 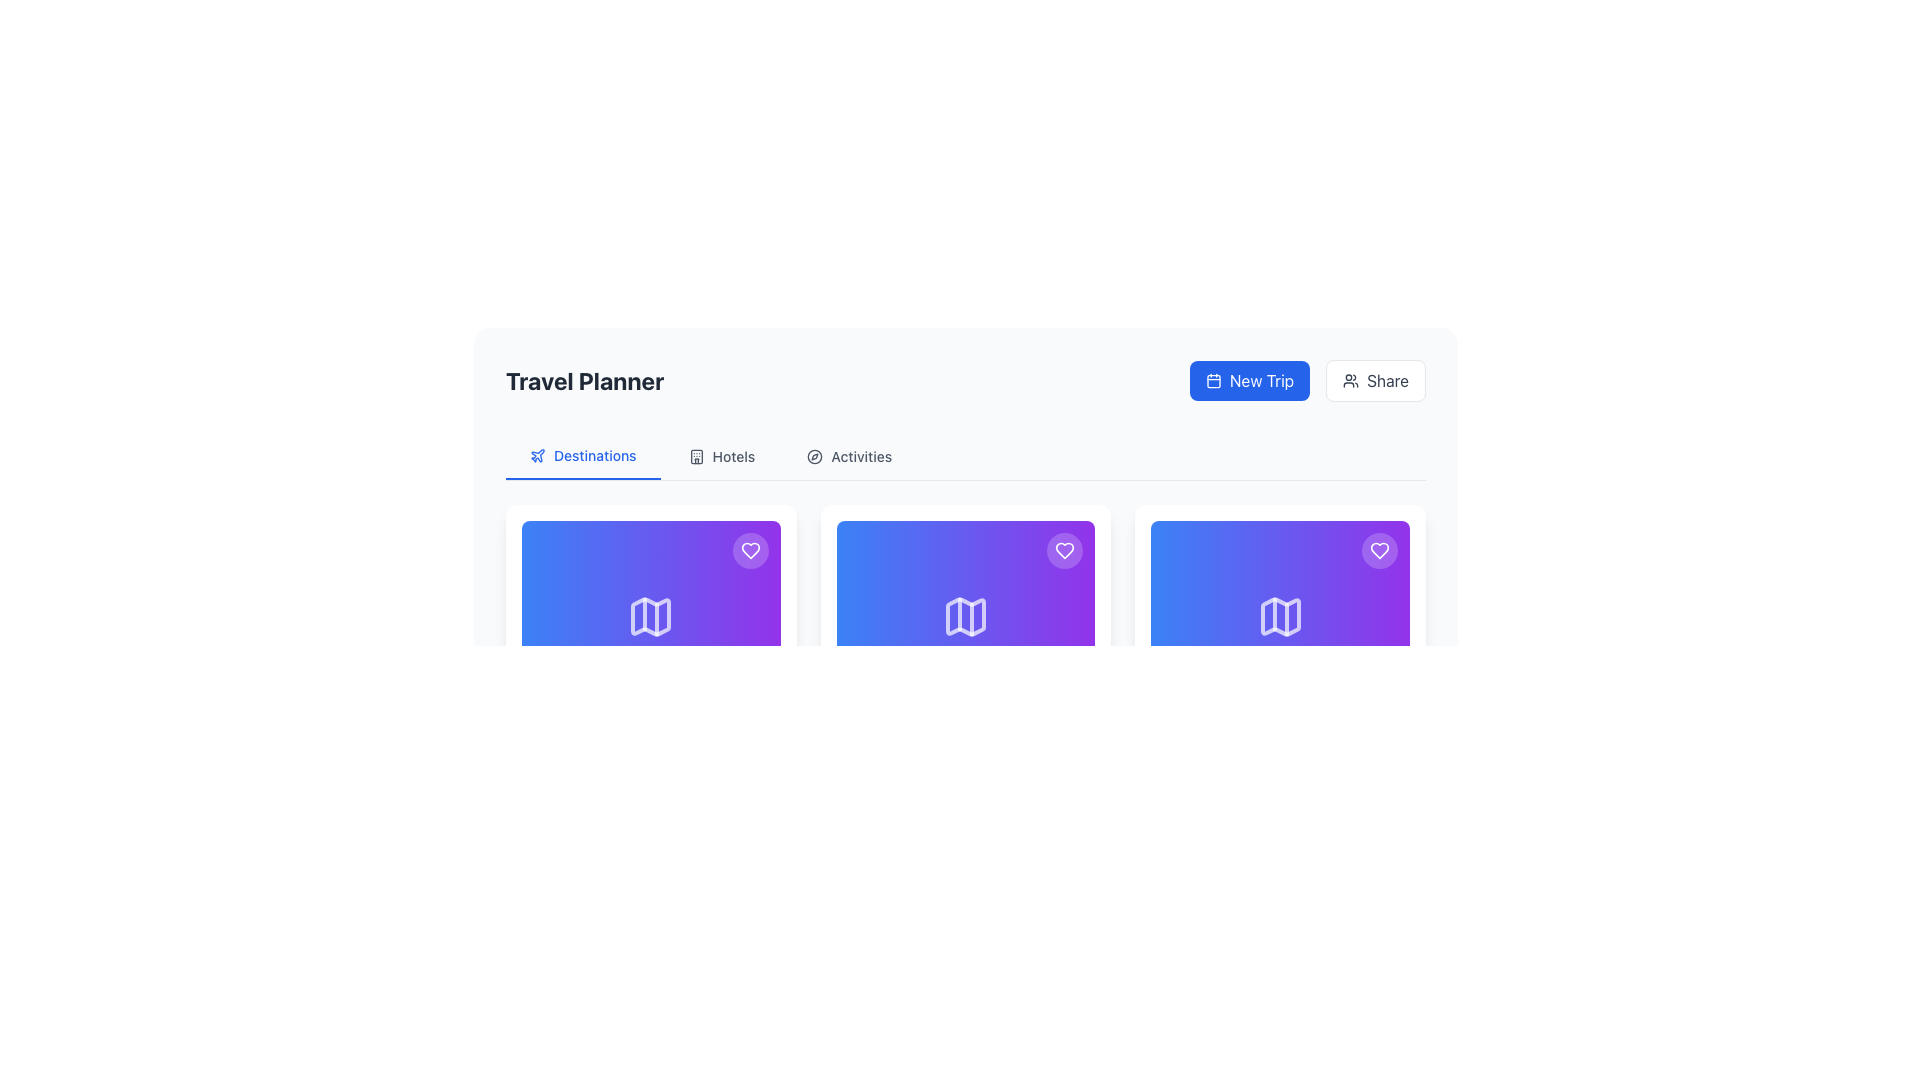 What do you see at coordinates (749, 551) in the screenshot?
I see `the heart-shaped icon located within the rounded button in the top-right corner of the first card in the horizontally-aligned list` at bounding box center [749, 551].